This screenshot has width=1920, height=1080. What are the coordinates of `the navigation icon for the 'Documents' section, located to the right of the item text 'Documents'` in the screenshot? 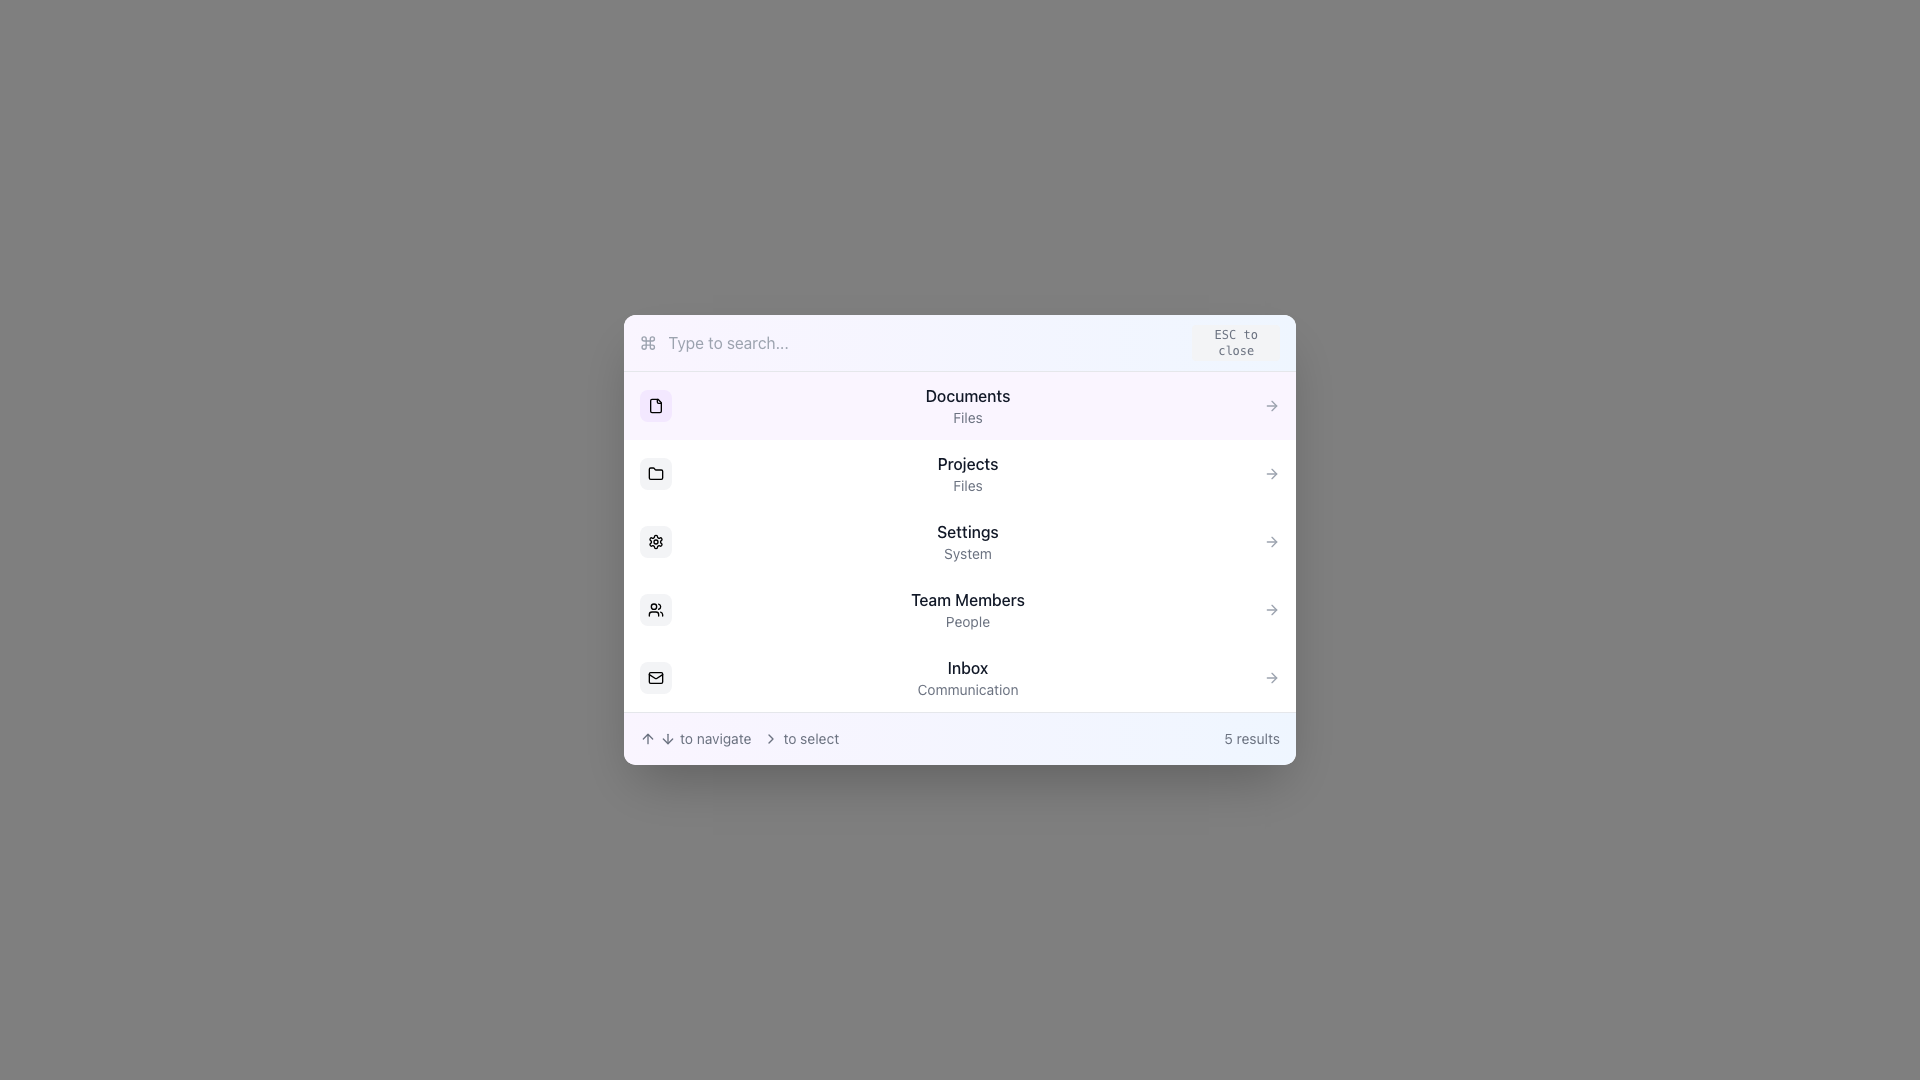 It's located at (1271, 405).